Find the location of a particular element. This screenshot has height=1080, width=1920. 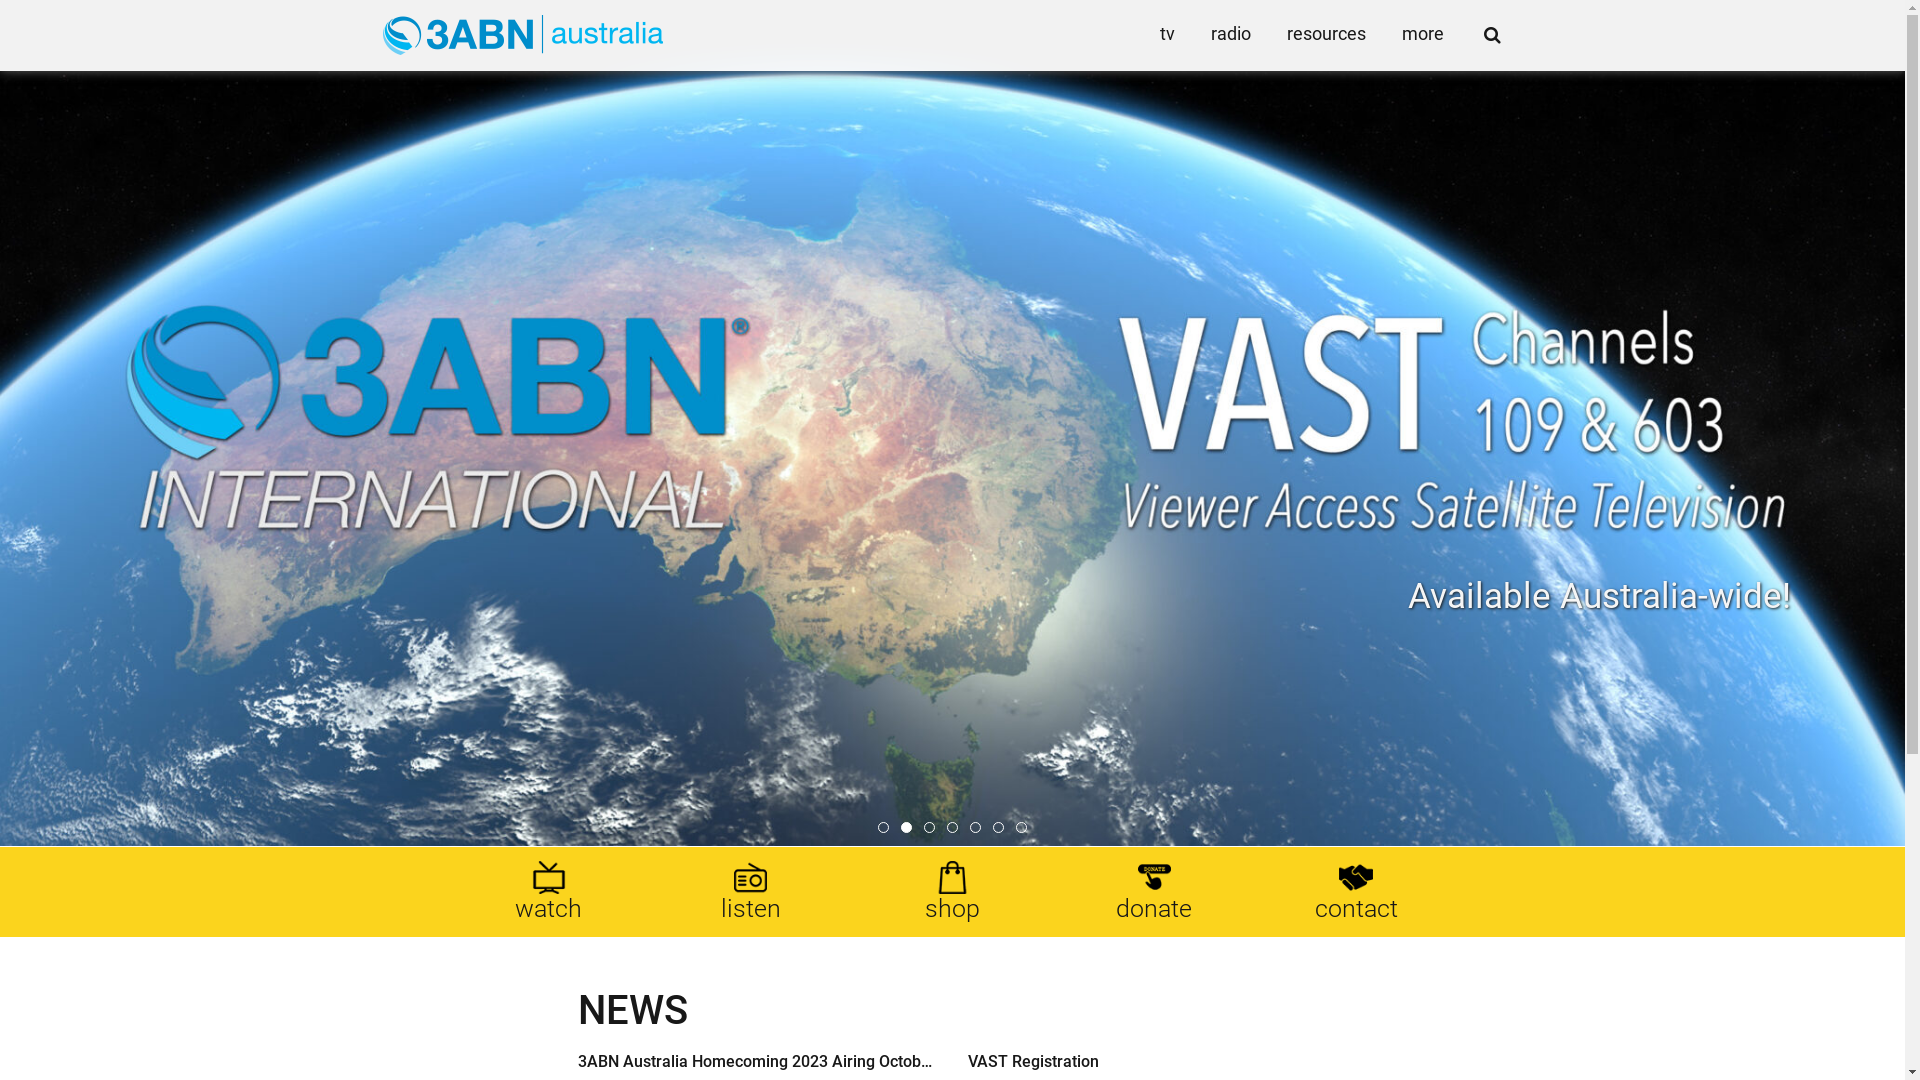

'3ABN Australia Homecoming 2023 Airing October 19!' is located at coordinates (757, 1060).